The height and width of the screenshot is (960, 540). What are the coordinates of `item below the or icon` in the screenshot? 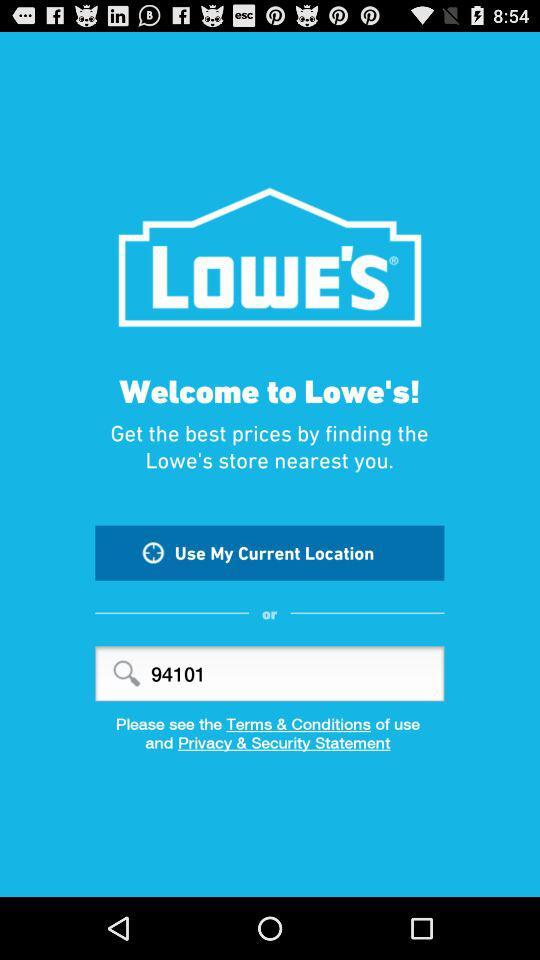 It's located at (269, 673).